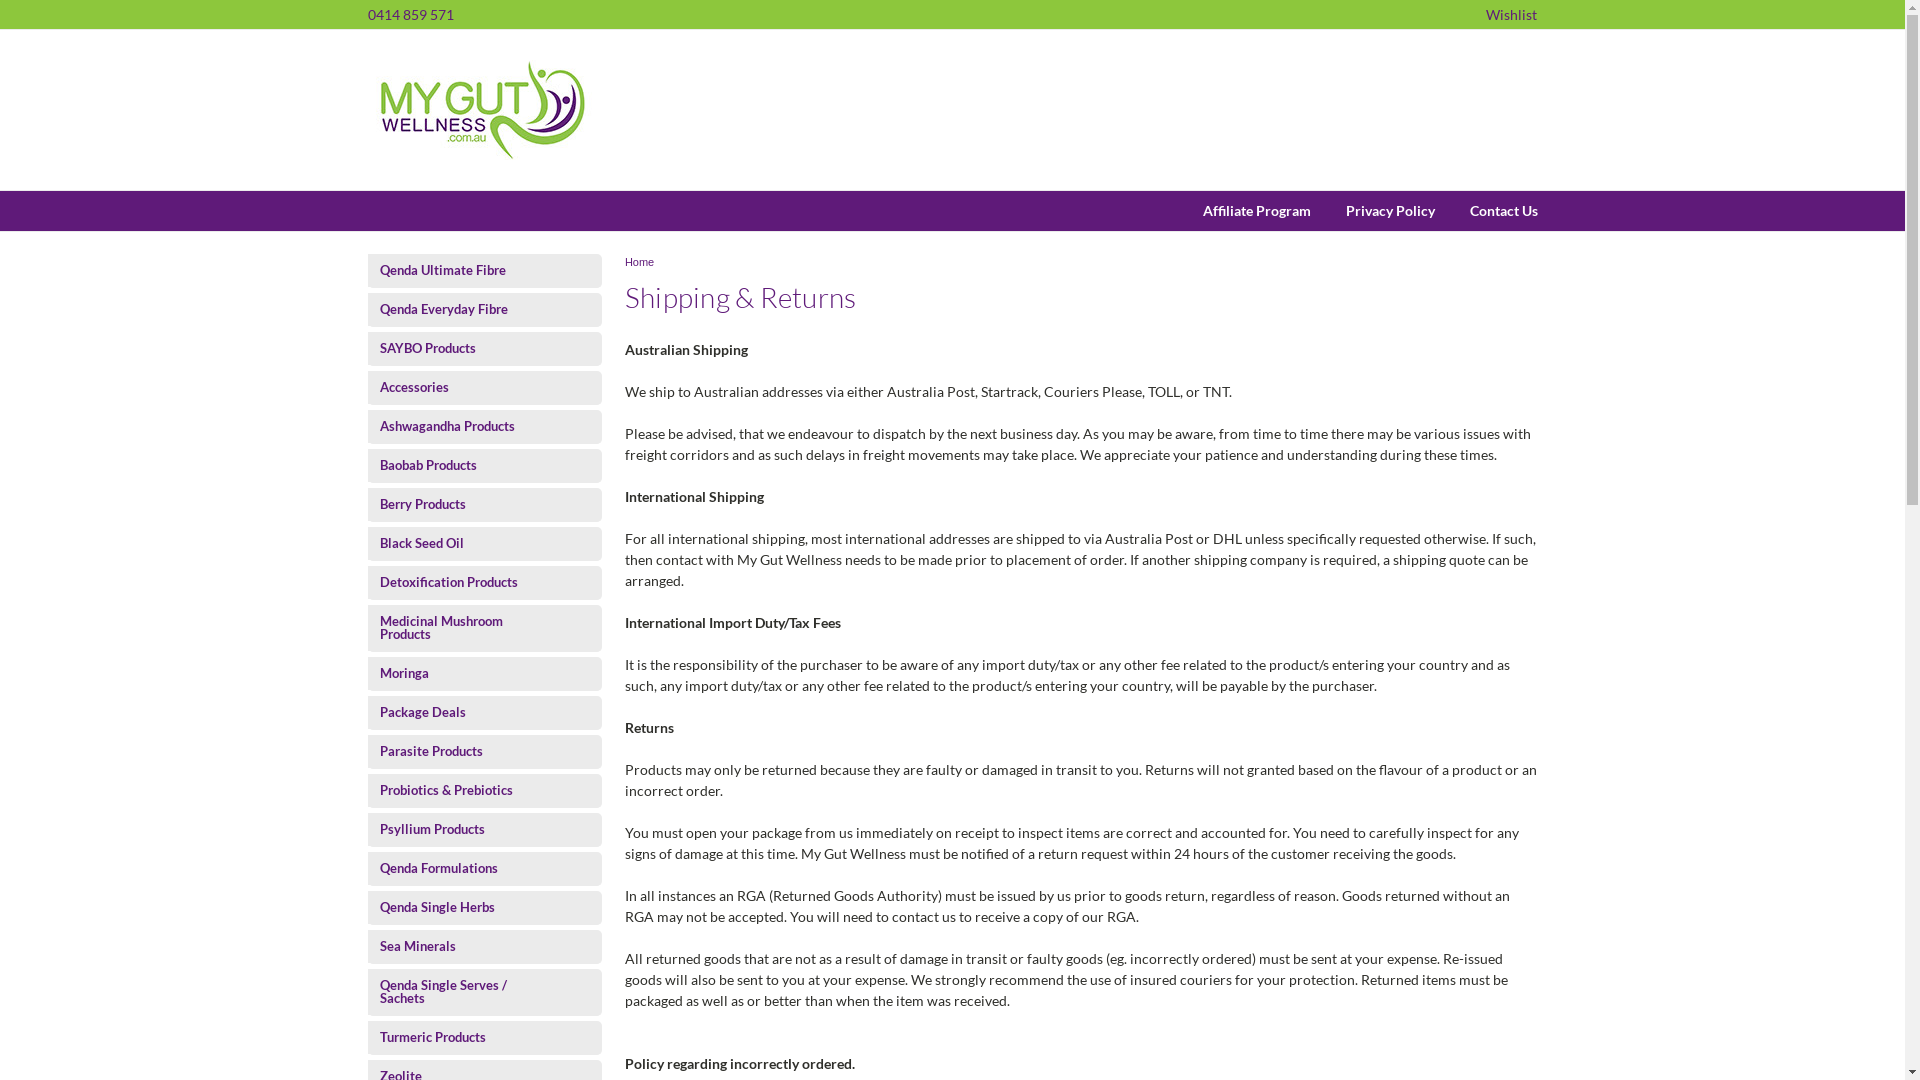 The width and height of the screenshot is (1920, 1080). Describe the element at coordinates (368, 1036) in the screenshot. I see `'Turmeric Products'` at that location.